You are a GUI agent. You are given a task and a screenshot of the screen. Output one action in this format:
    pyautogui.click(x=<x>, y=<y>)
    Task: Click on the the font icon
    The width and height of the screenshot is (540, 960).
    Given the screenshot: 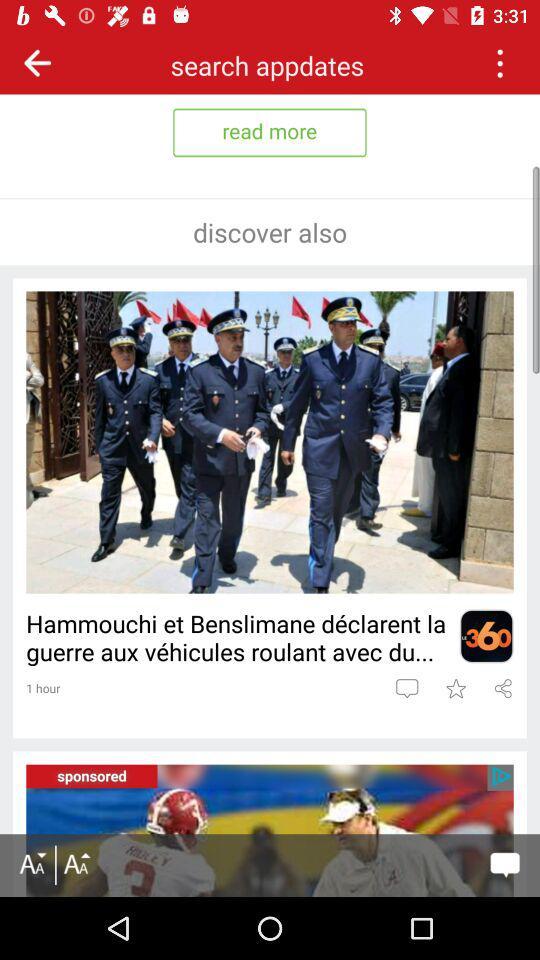 What is the action you would take?
    pyautogui.click(x=31, y=864)
    